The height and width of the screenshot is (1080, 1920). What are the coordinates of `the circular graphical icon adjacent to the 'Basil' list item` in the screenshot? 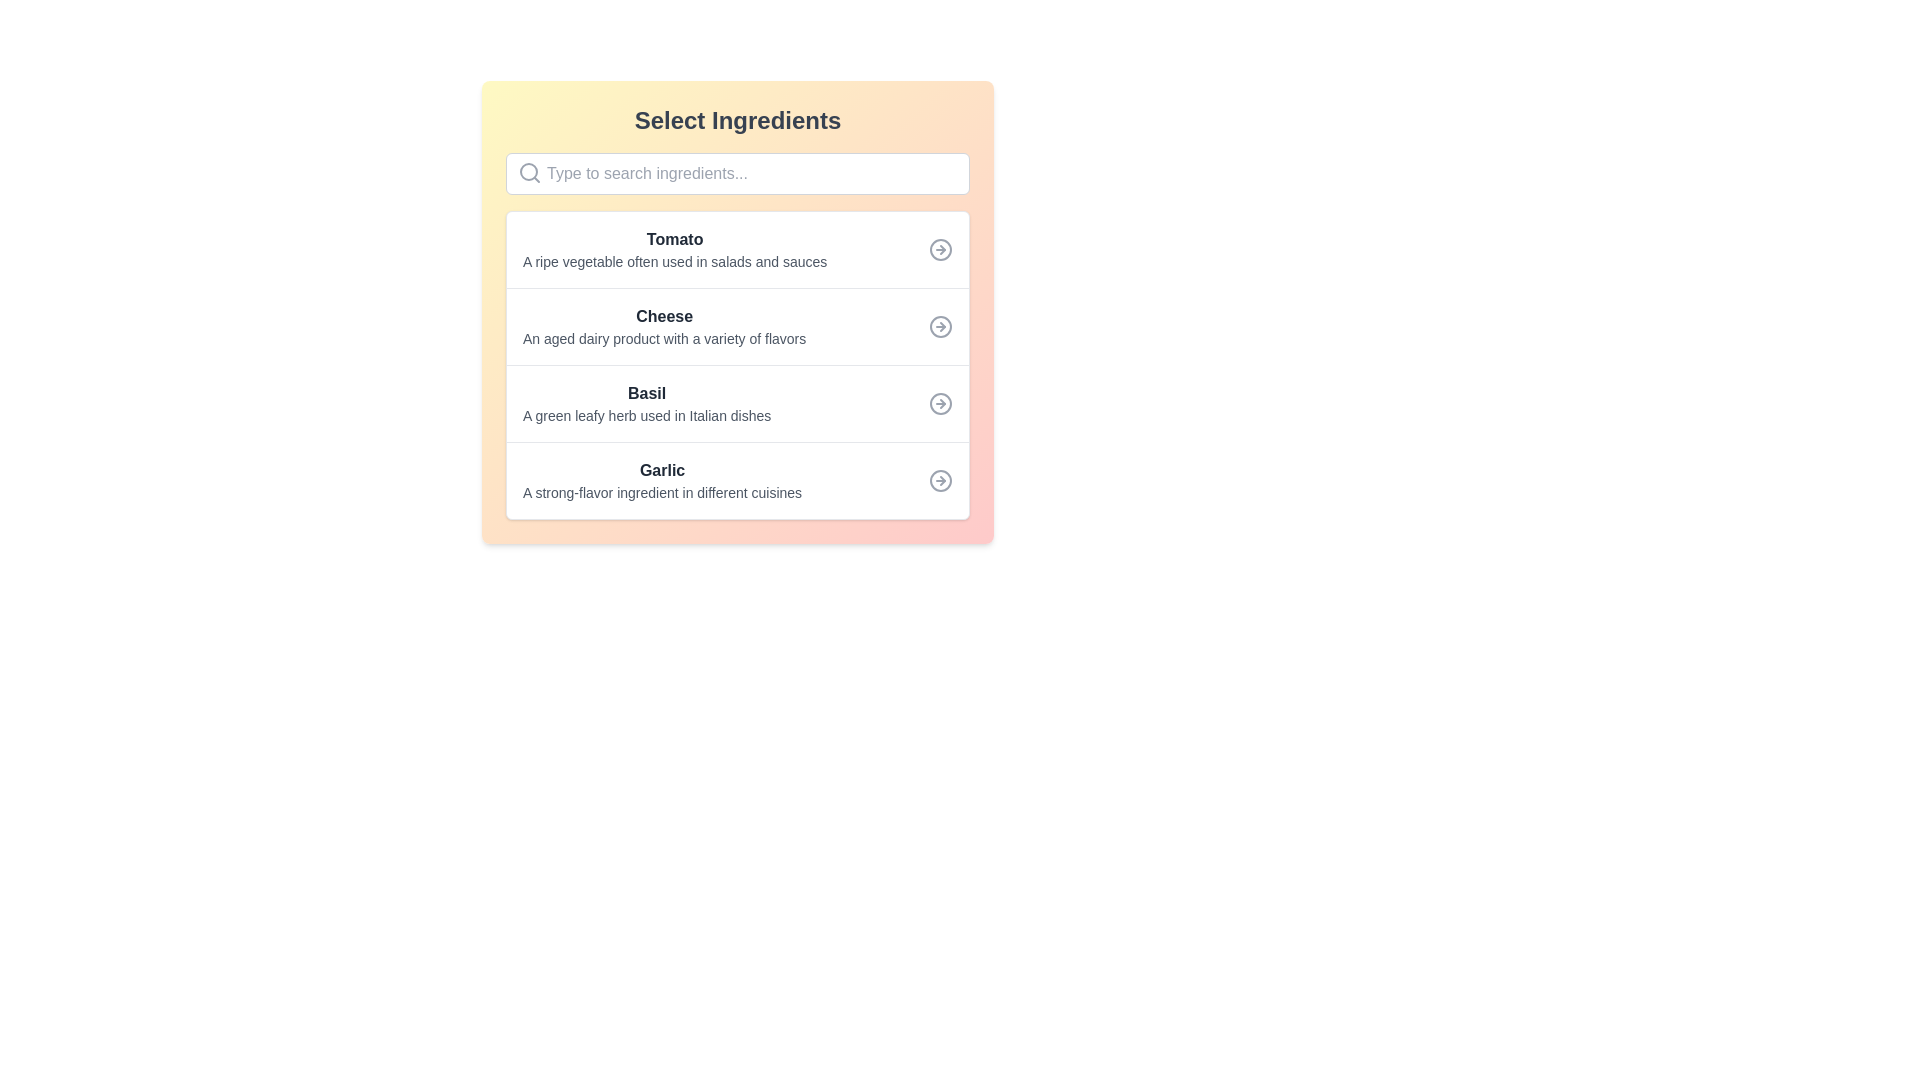 It's located at (939, 404).